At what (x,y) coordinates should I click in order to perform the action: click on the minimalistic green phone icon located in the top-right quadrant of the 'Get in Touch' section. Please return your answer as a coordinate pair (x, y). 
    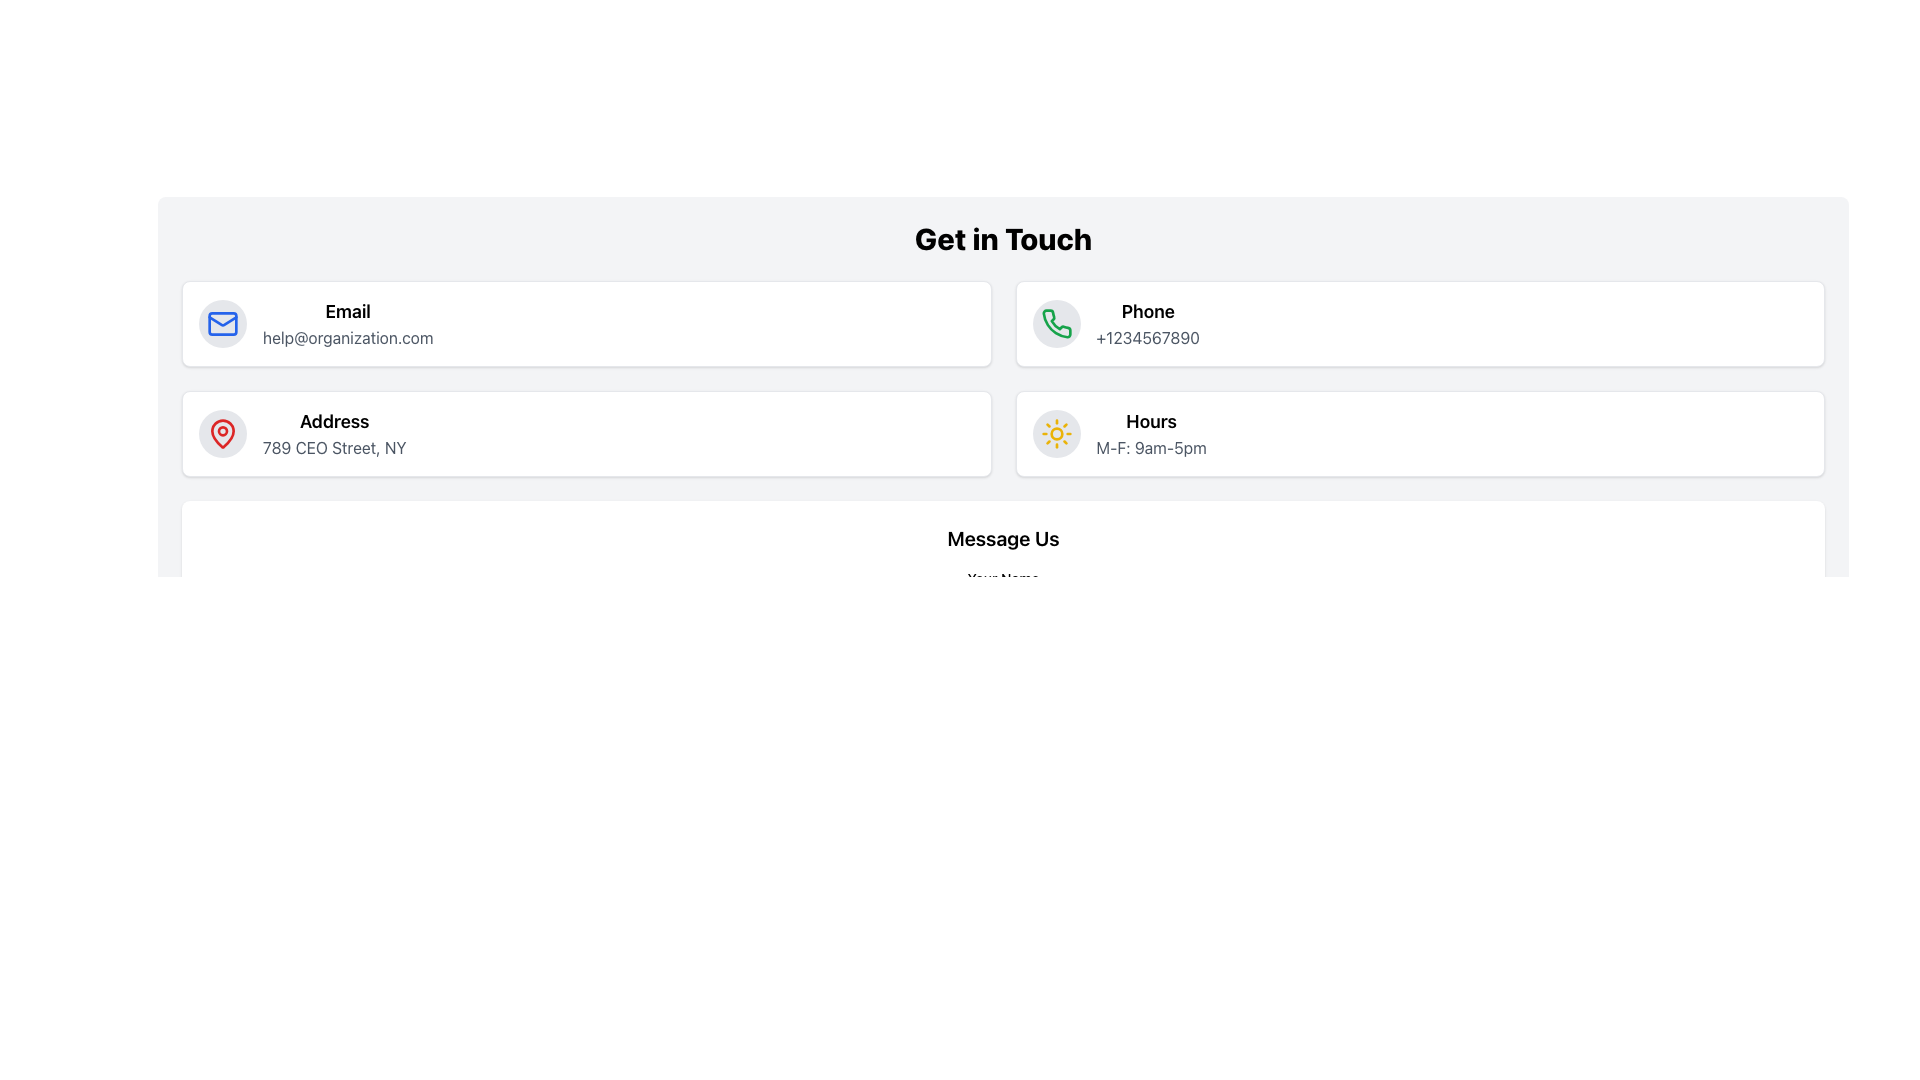
    Looking at the image, I should click on (1055, 323).